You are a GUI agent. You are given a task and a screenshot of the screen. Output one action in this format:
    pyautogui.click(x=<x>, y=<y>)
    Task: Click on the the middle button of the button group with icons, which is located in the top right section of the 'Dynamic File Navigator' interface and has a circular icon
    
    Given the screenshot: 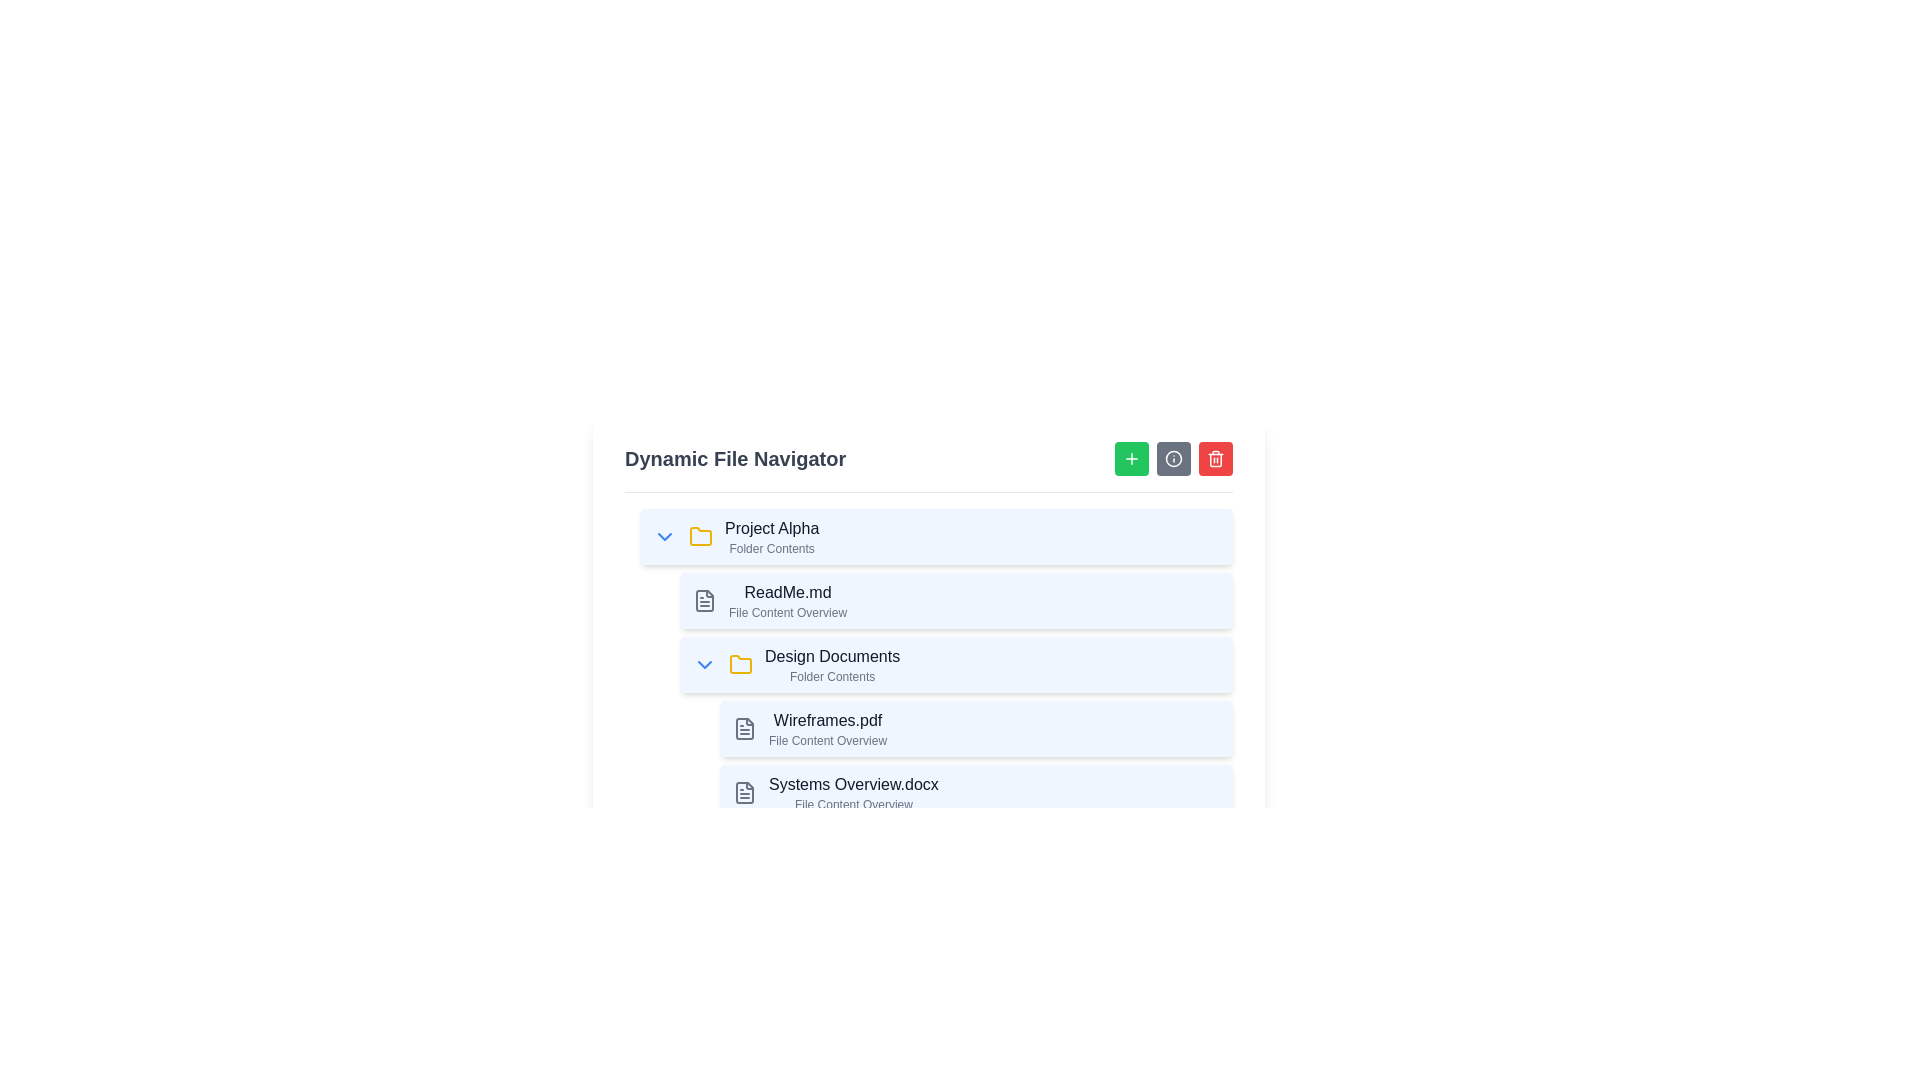 What is the action you would take?
    pyautogui.click(x=1174, y=459)
    